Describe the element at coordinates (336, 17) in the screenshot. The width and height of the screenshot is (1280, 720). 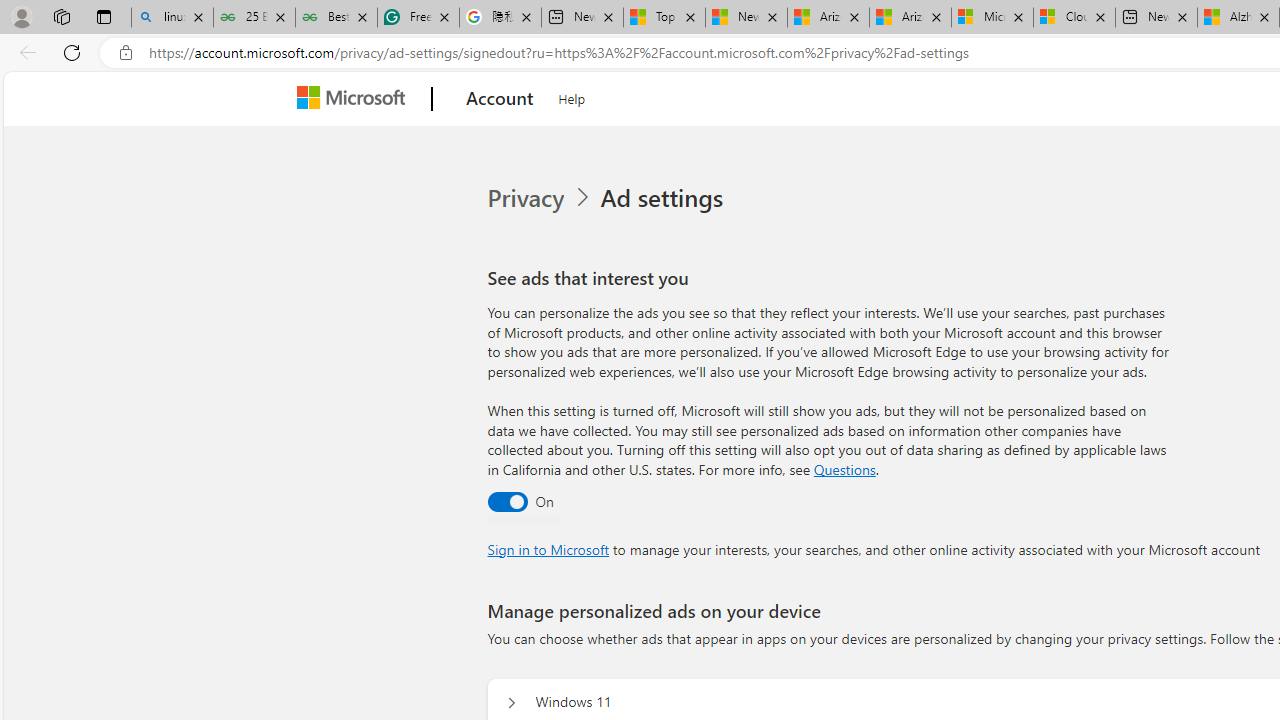
I see `'Best SSL Certificates Provider in India - GeeksforGeeks'` at that location.